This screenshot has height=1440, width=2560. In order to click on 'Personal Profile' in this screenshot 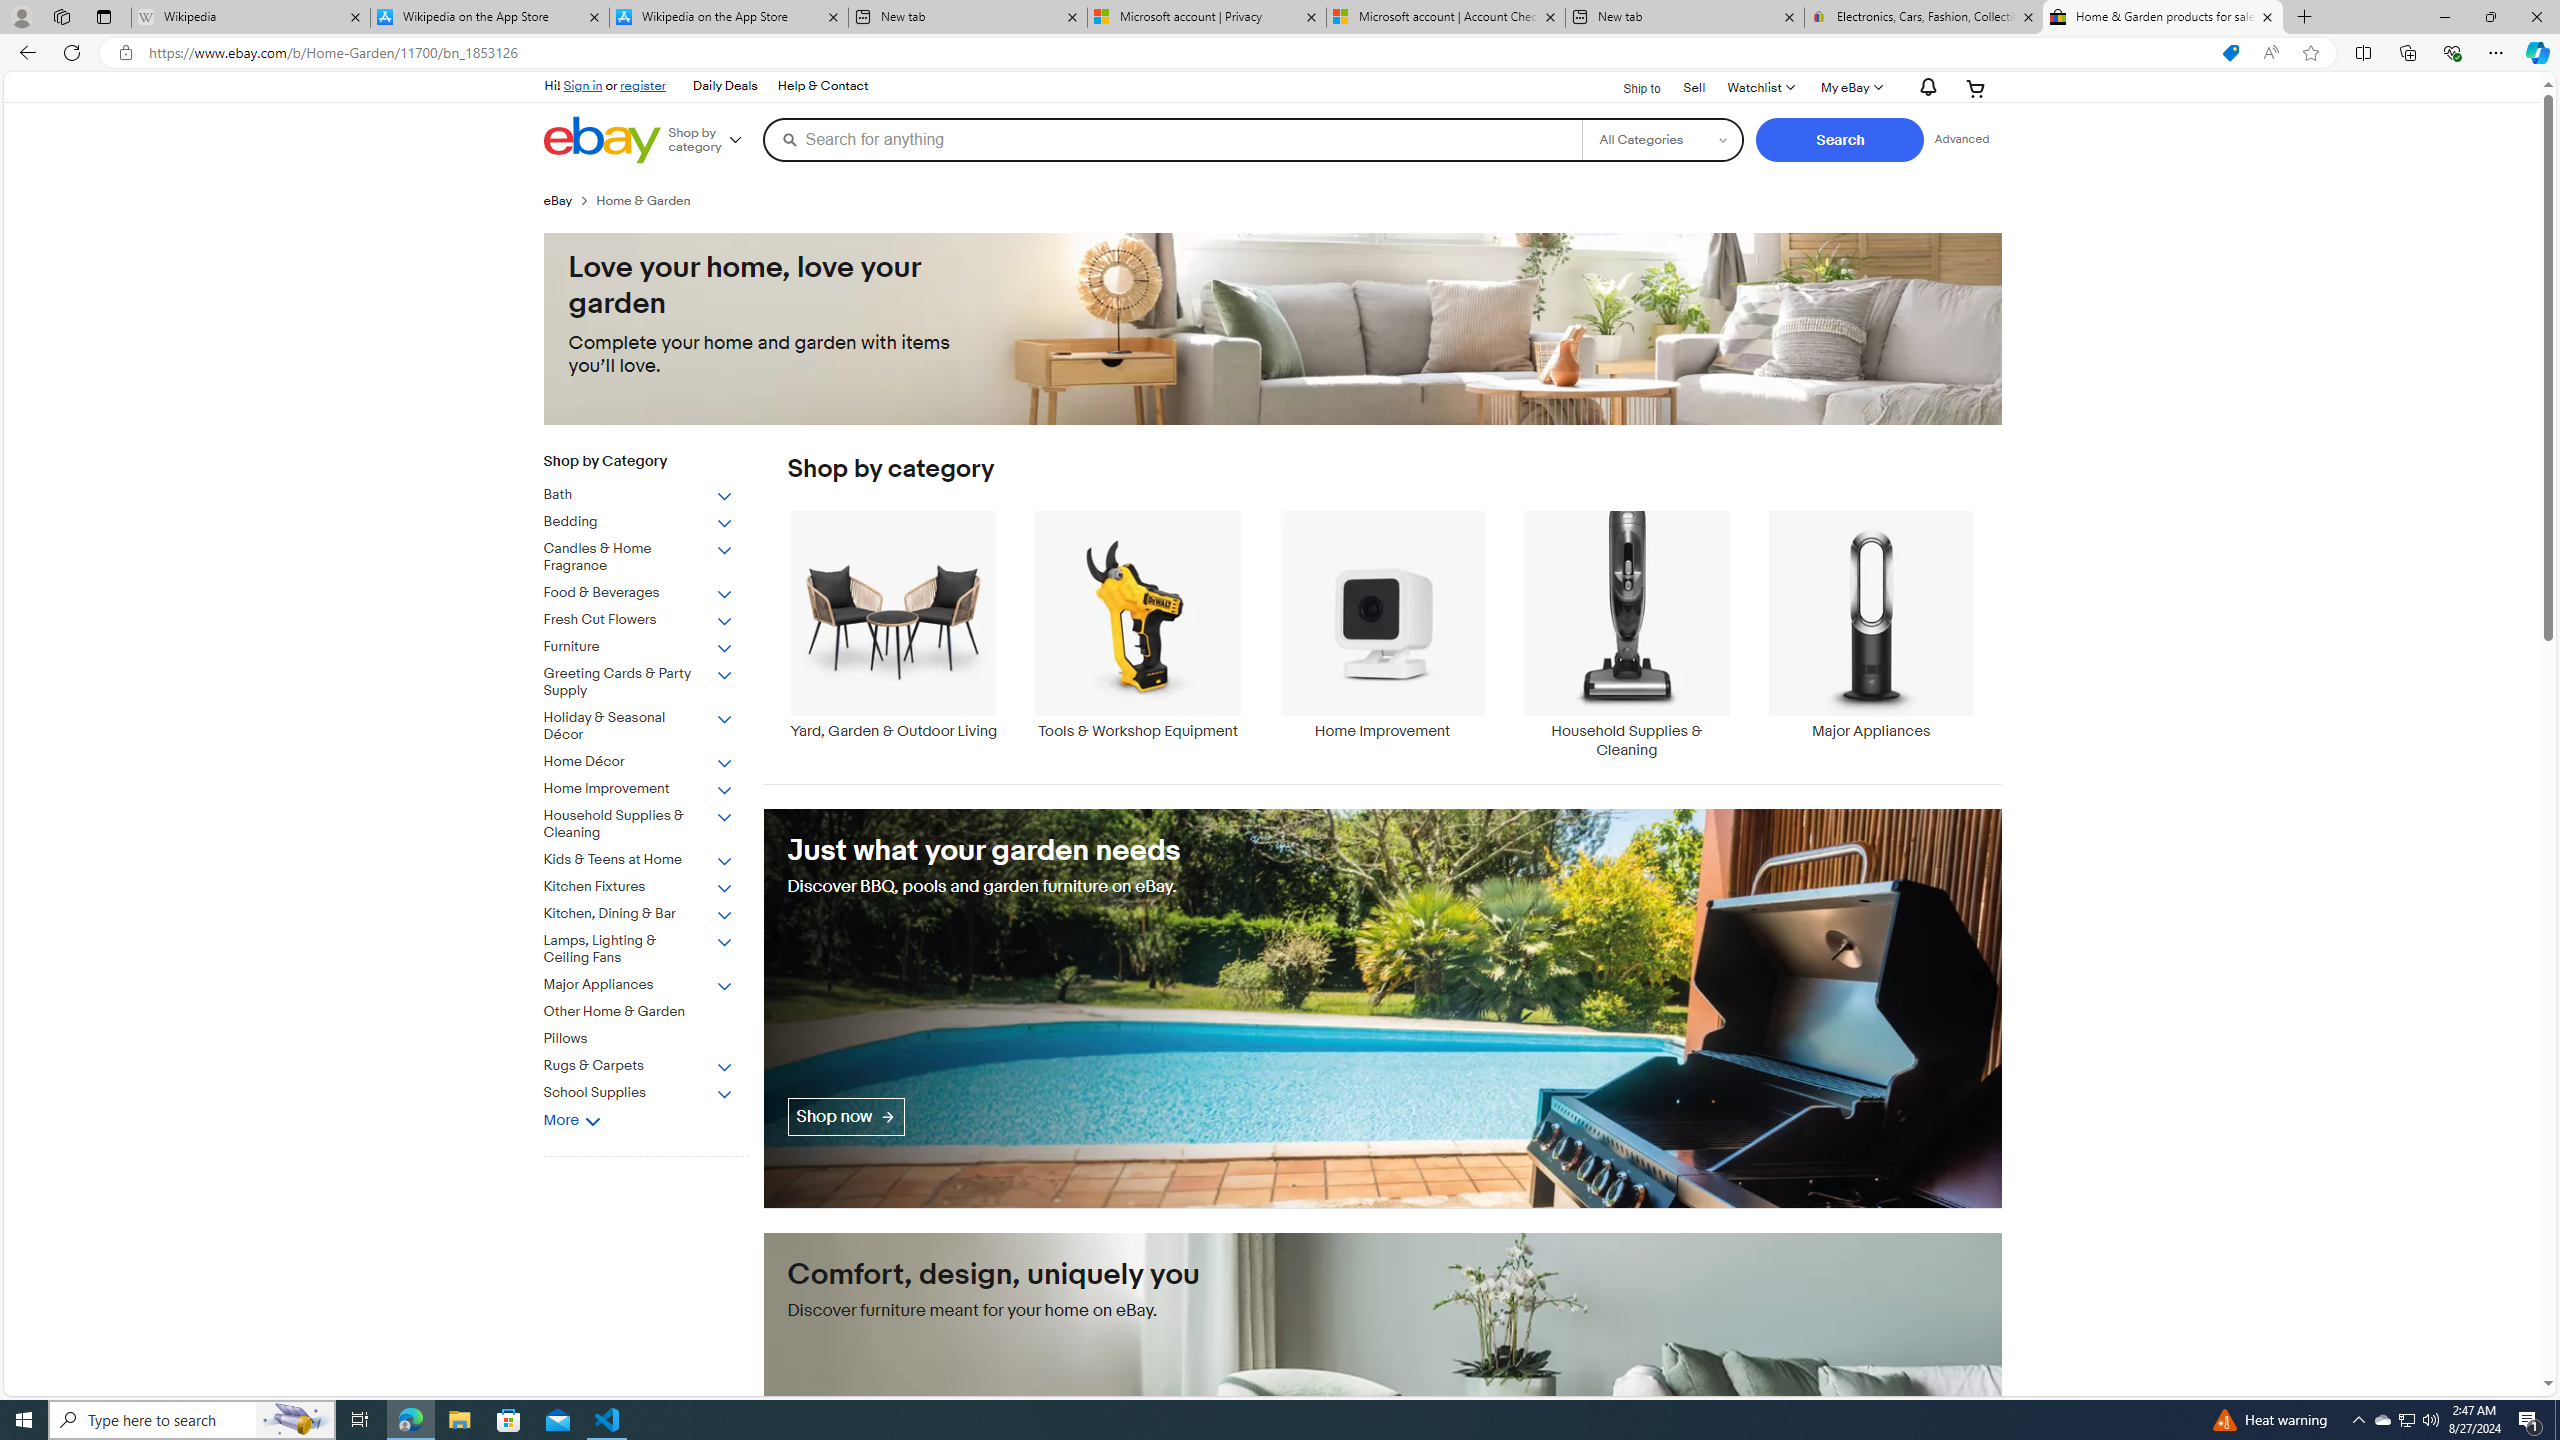, I will do `click(20, 16)`.